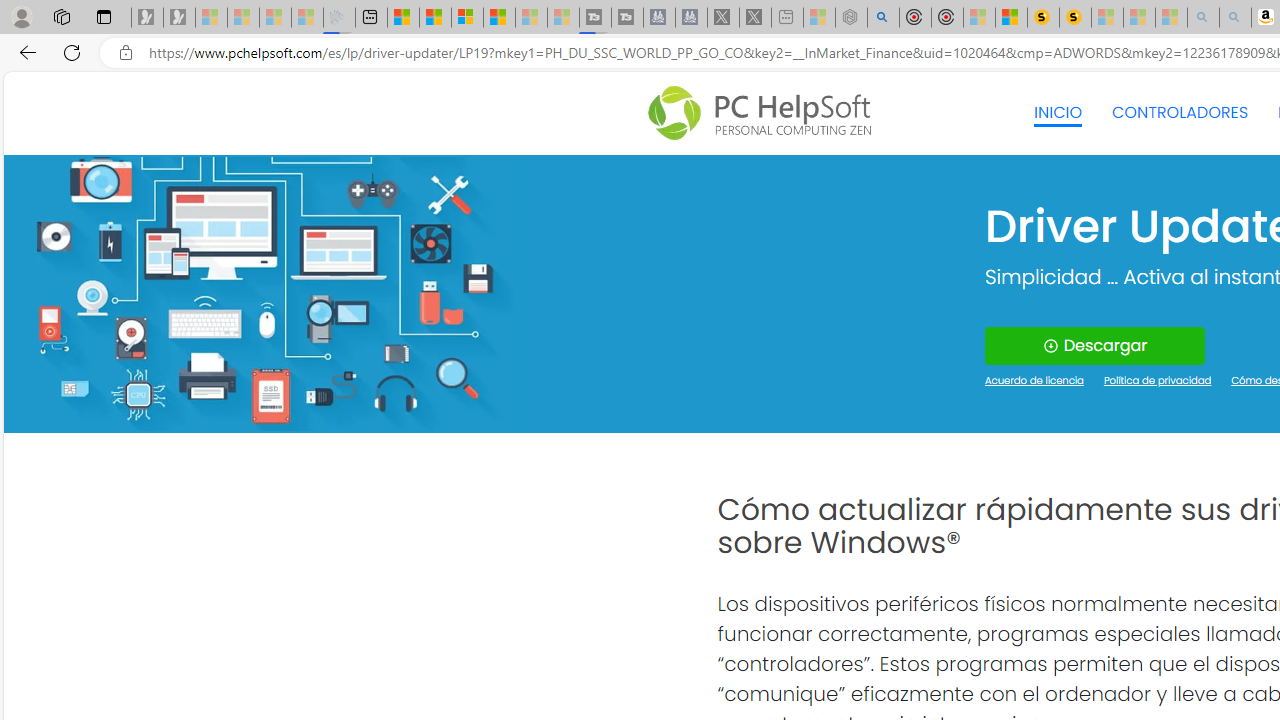 This screenshot has height=720, width=1280. Describe the element at coordinates (764, 113) in the screenshot. I see `'Logo Personal Computing'` at that location.